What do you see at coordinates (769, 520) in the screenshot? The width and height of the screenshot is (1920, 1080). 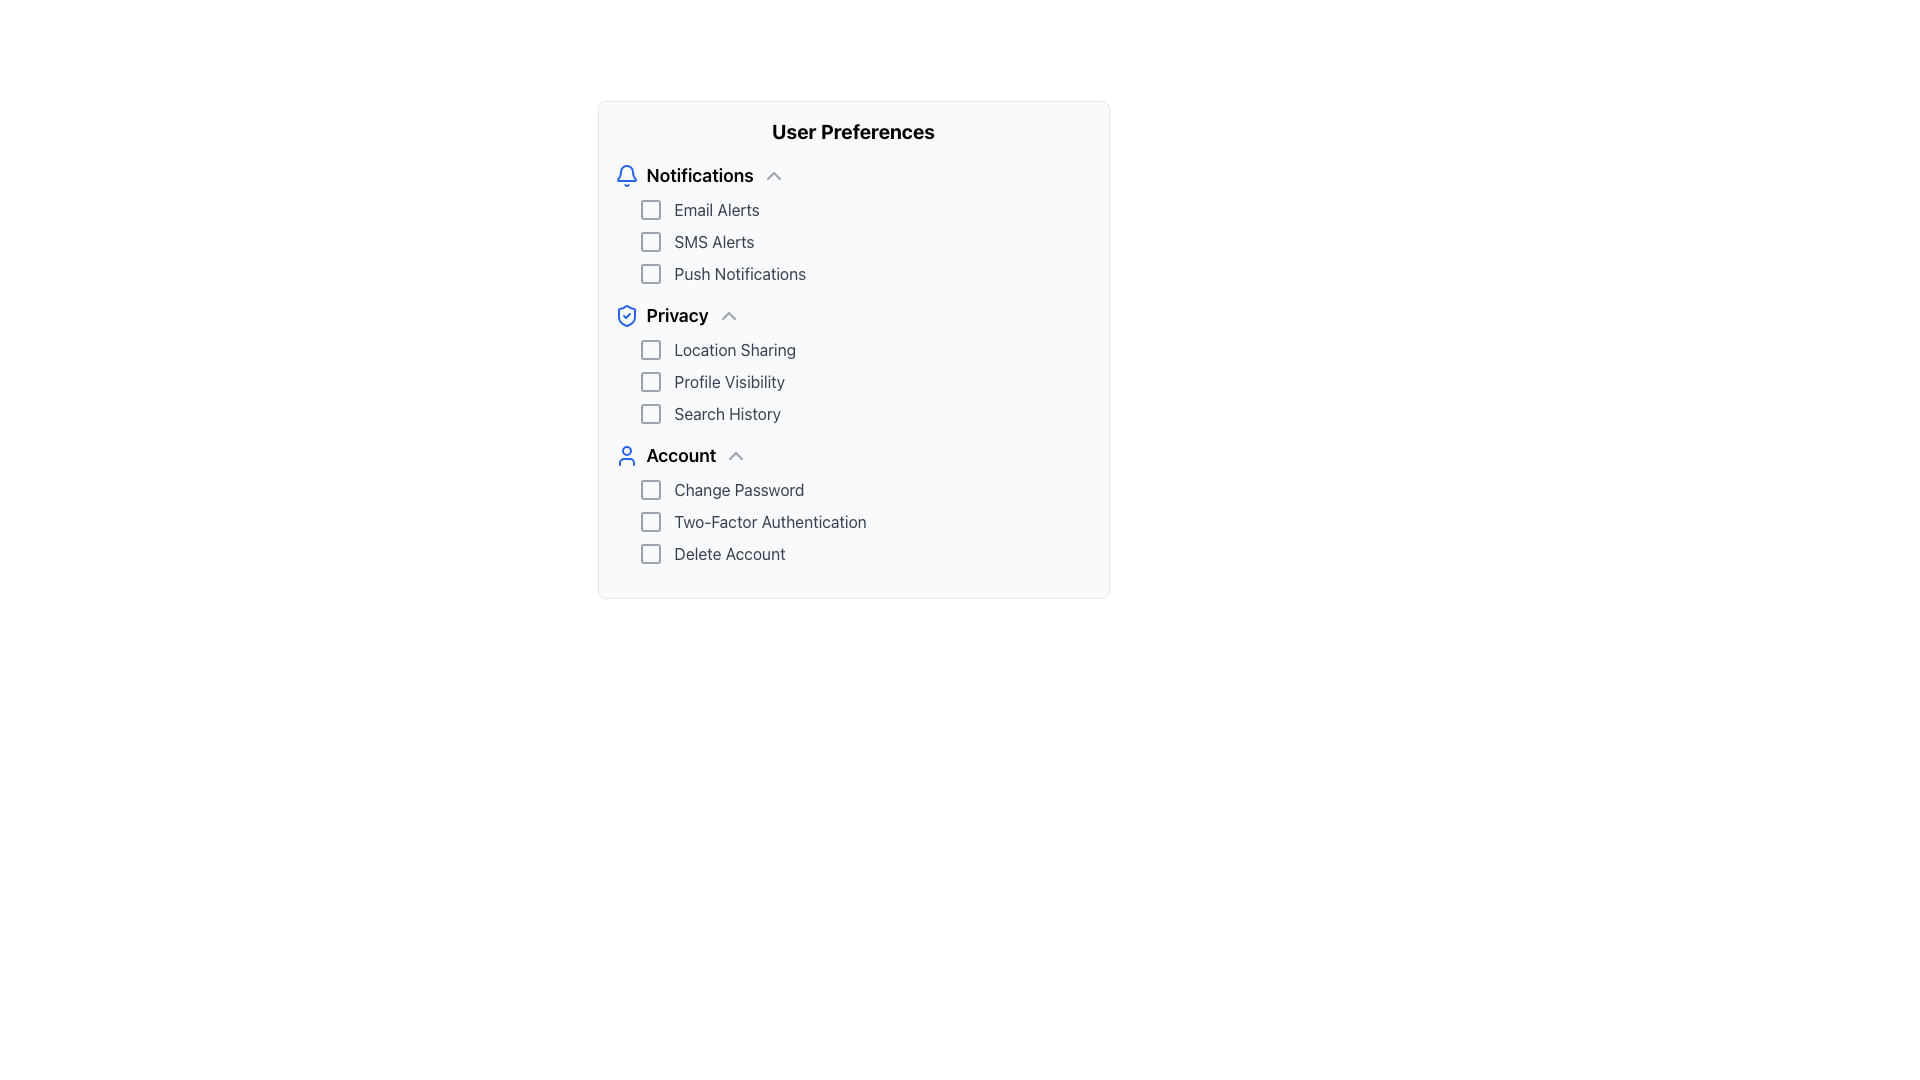 I see `the two-factor authentication text label located under the 'Account' section in the user preferences panel, which is the second item listed, below 'Change Password' and above 'Delete Account'` at bounding box center [769, 520].